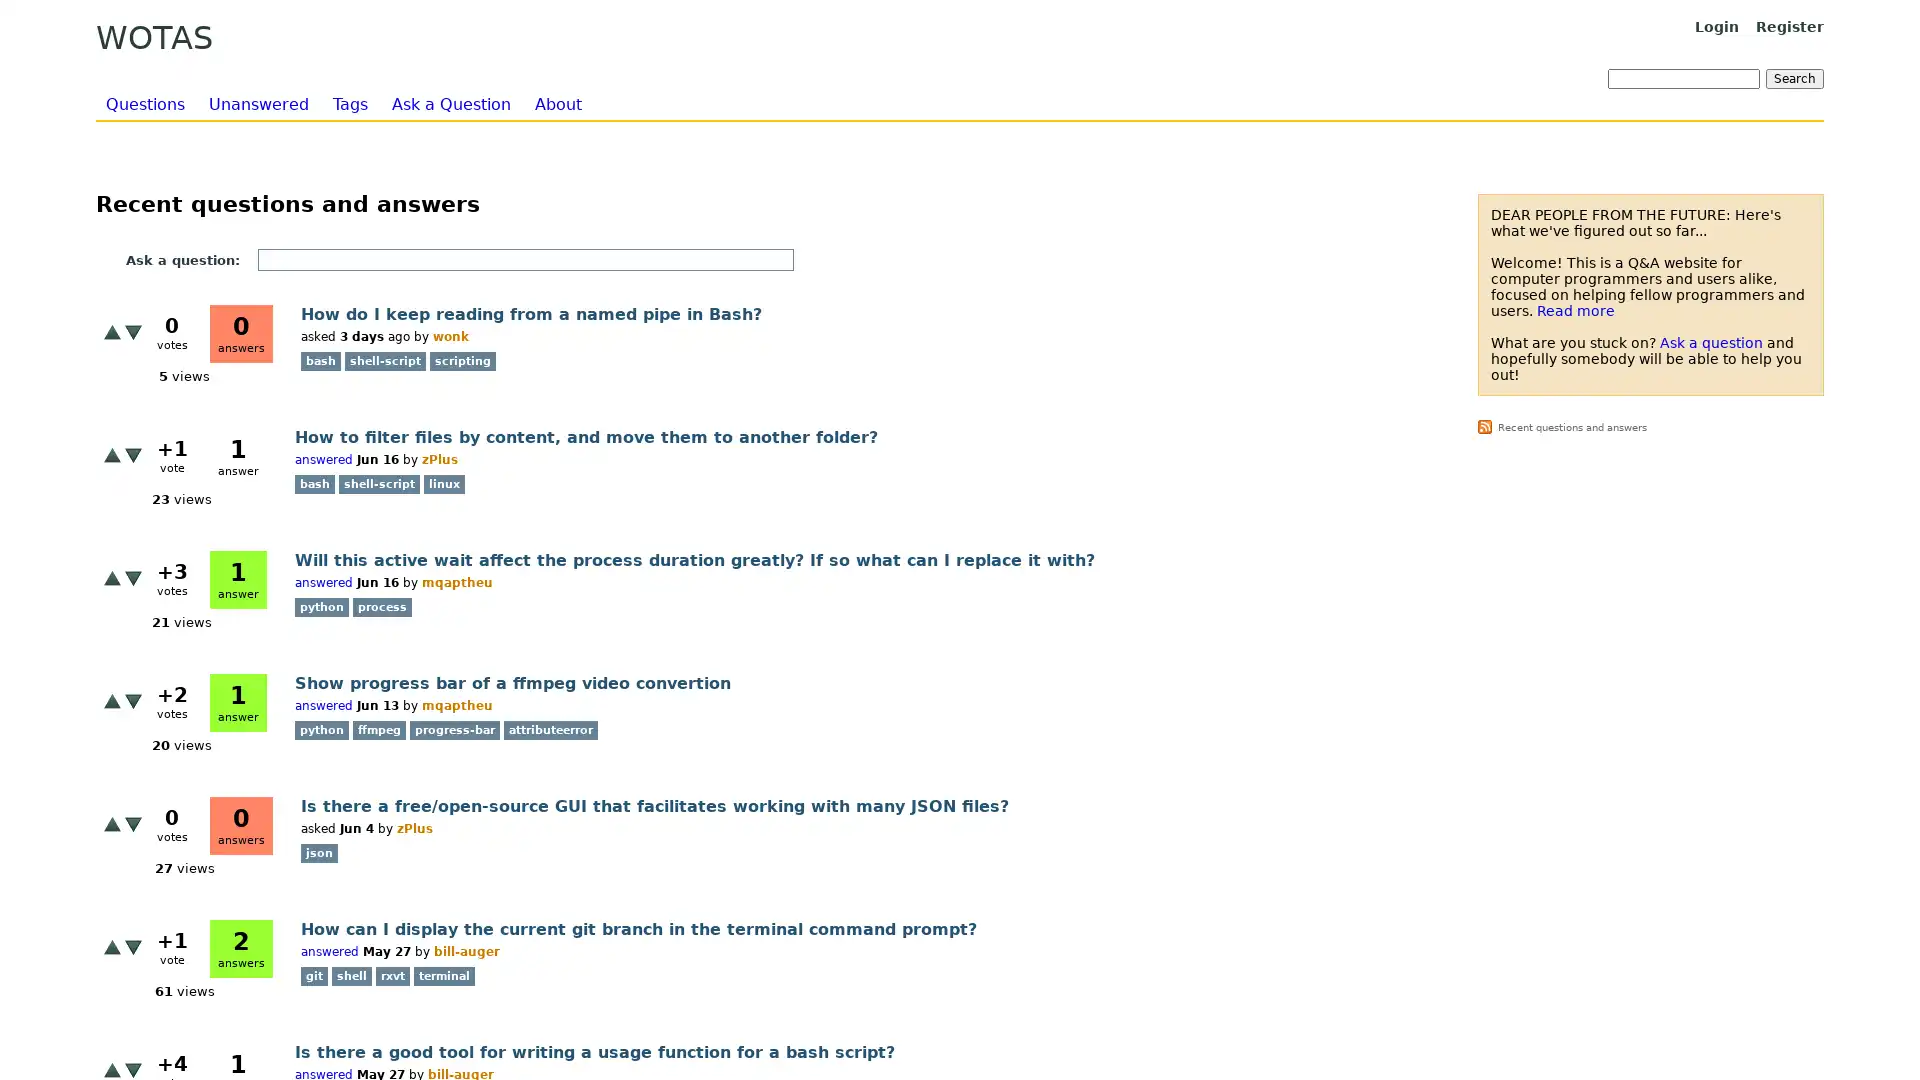 Image resolution: width=1920 pixels, height=1080 pixels. Describe the element at coordinates (1795, 77) in the screenshot. I see `Search` at that location.